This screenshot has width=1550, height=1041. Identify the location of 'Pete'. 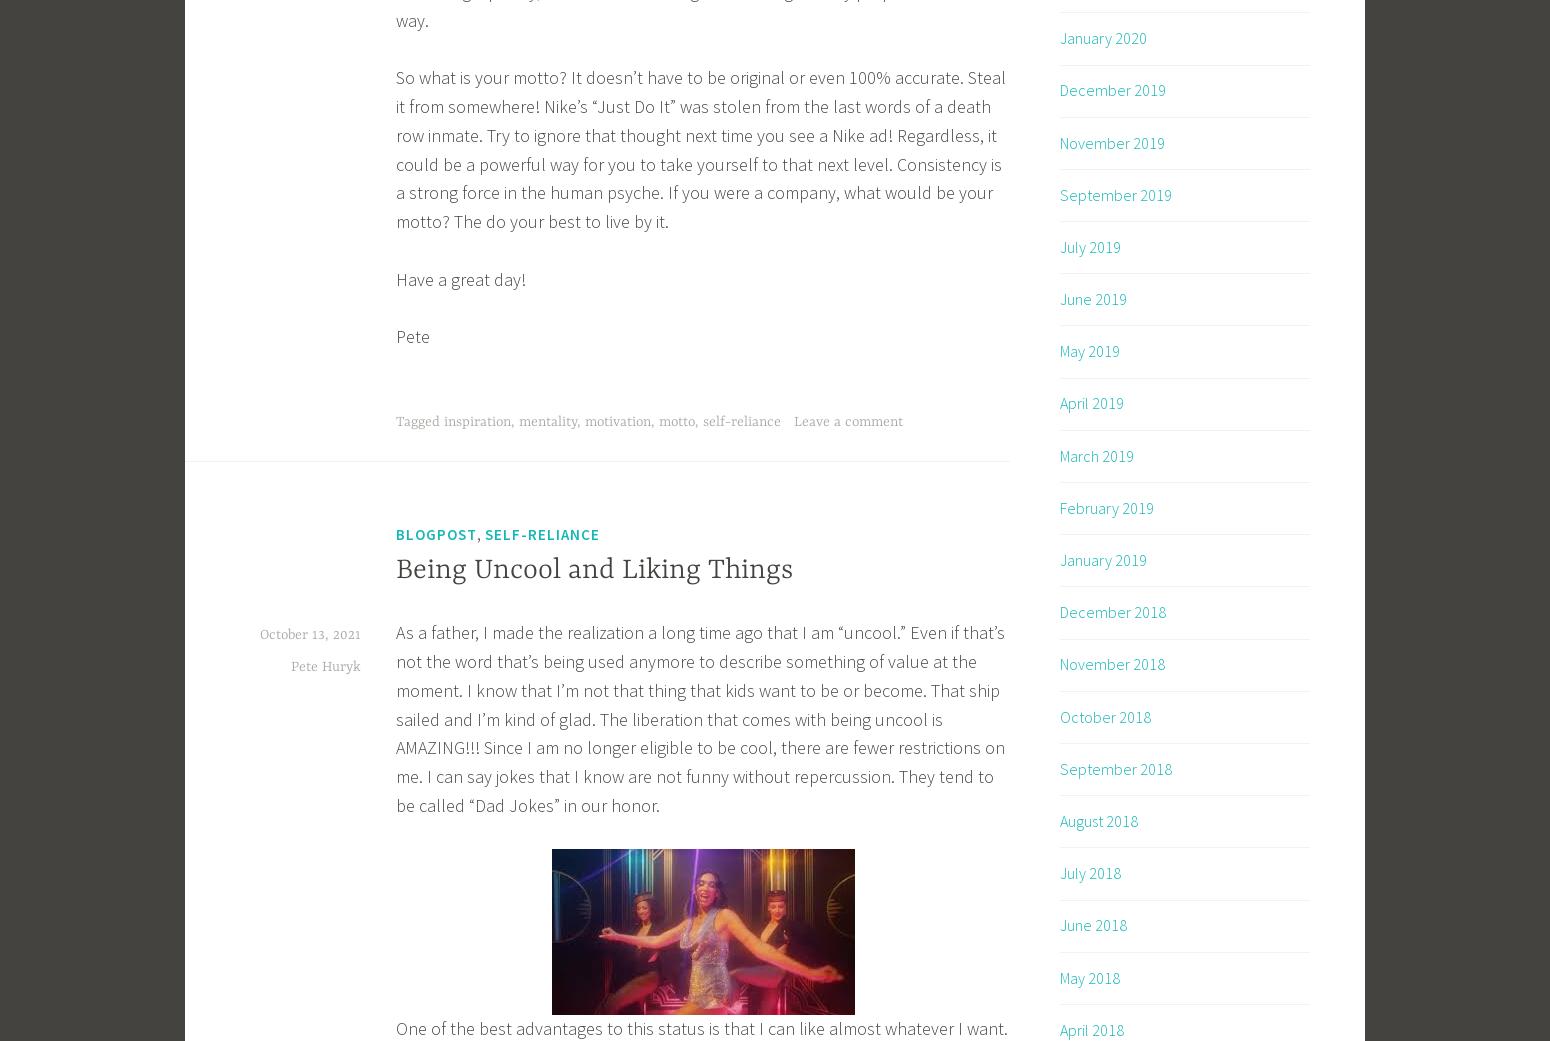
(413, 336).